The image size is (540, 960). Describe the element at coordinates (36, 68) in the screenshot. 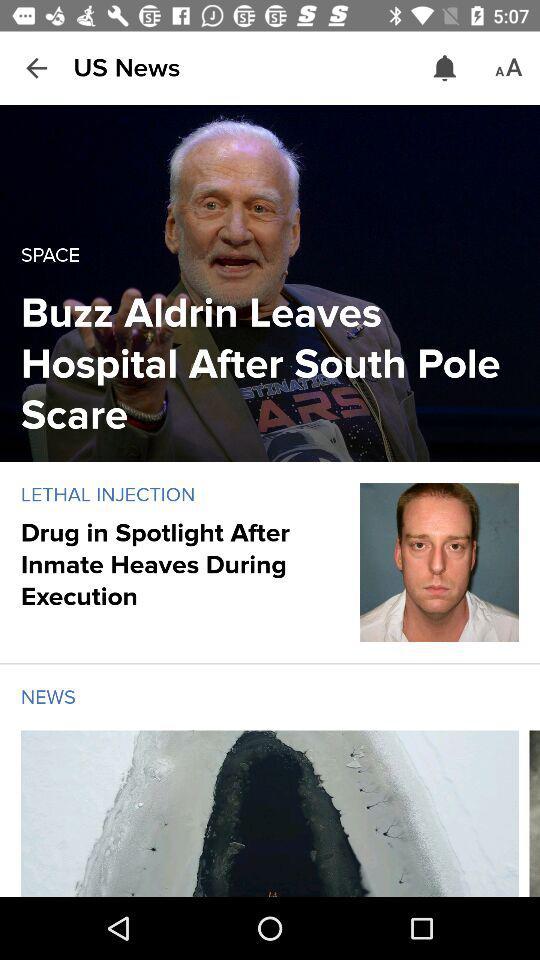

I see `the item next to the us news icon` at that location.